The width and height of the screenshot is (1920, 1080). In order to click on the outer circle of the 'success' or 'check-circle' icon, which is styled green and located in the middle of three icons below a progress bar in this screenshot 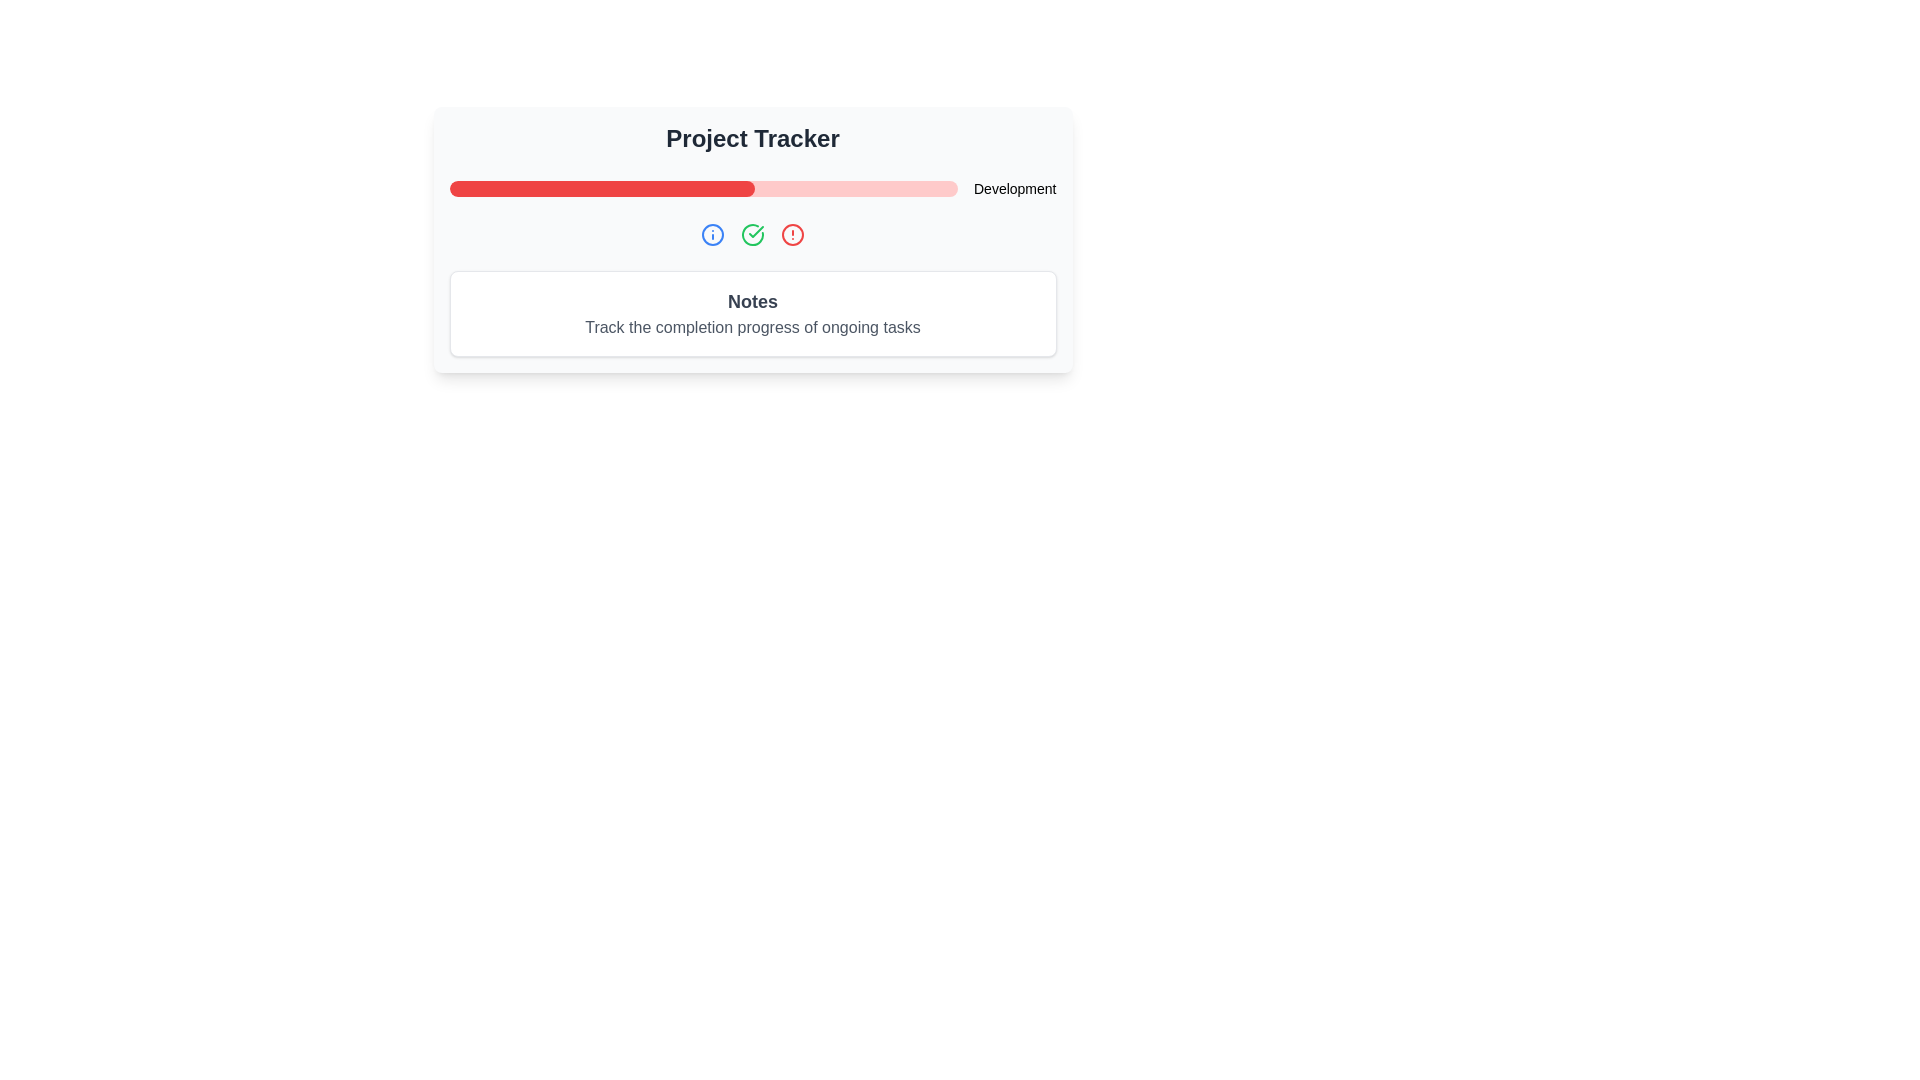, I will do `click(752, 234)`.